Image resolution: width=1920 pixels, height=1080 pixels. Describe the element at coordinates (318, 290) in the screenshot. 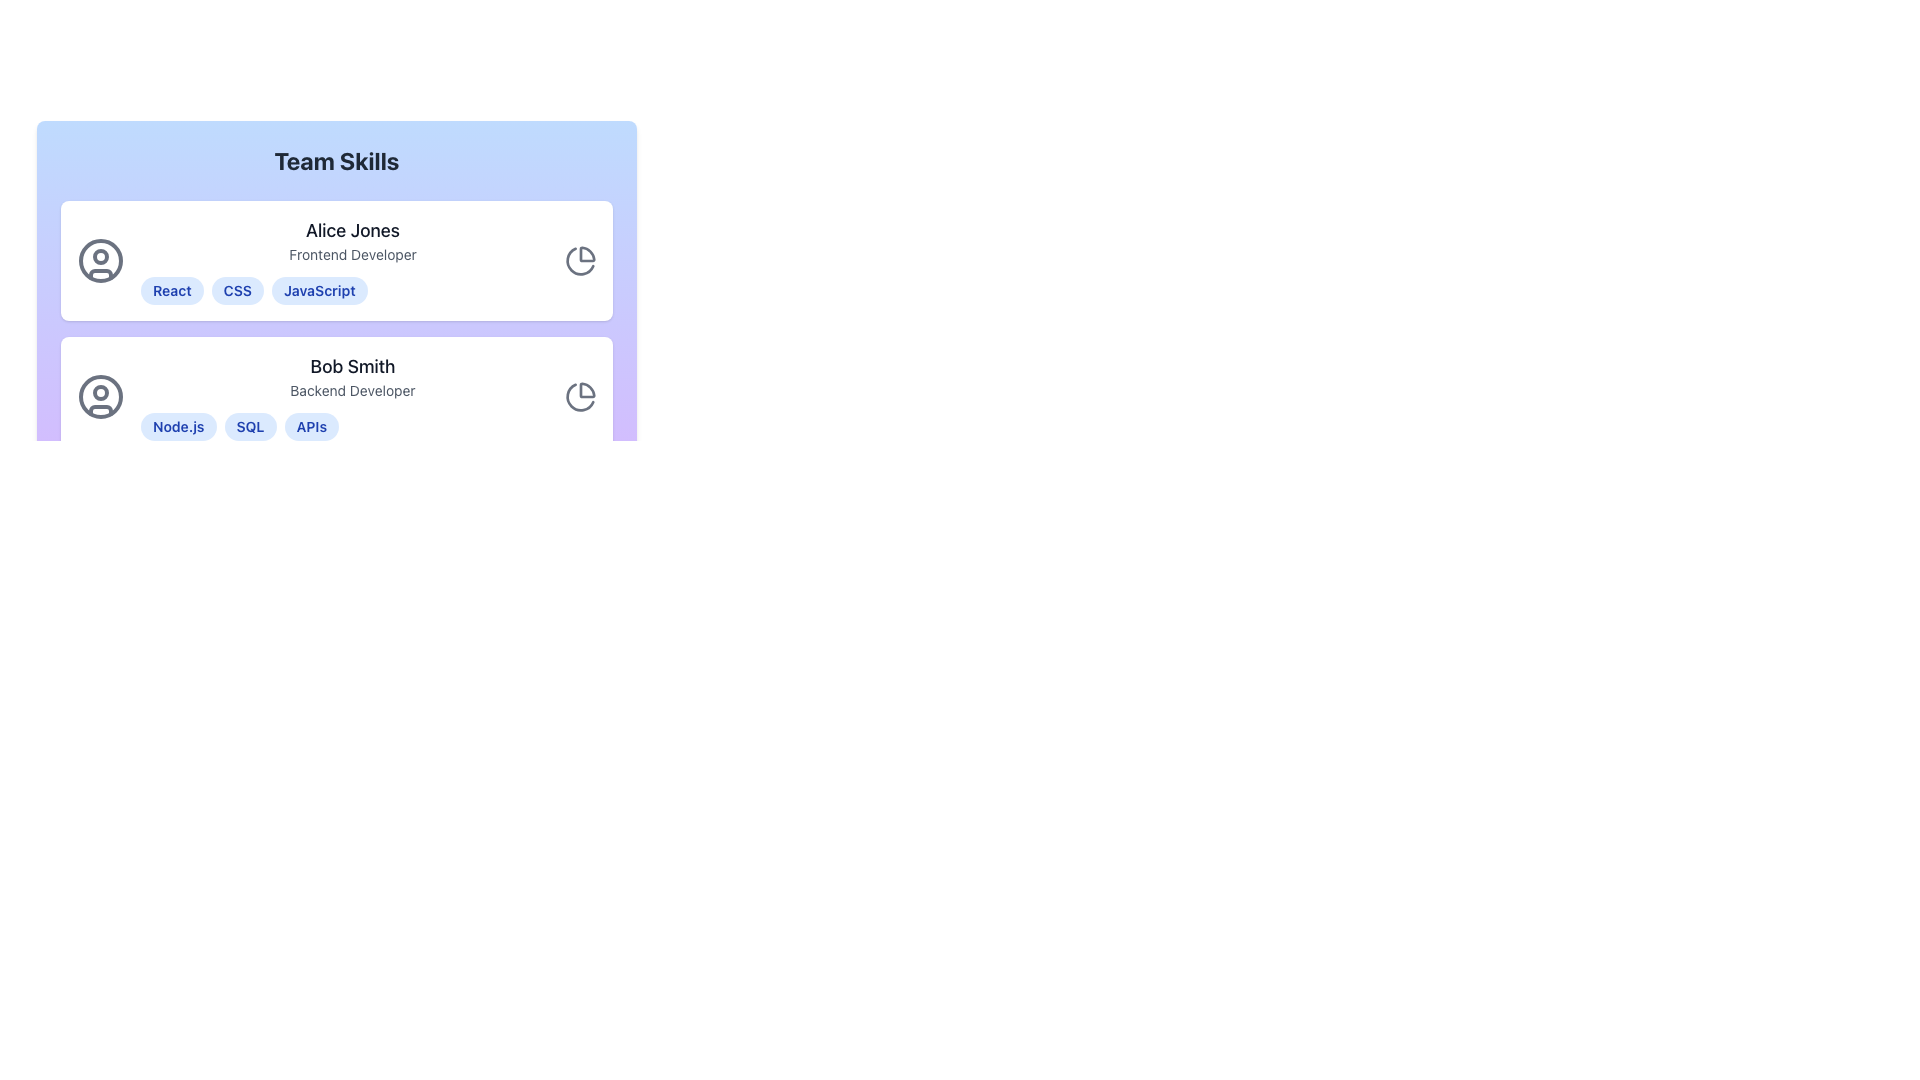

I see `the third badge labeled 'JavaScript' that indicates a skill related to Alice Jones, a Frontend Developer` at that location.